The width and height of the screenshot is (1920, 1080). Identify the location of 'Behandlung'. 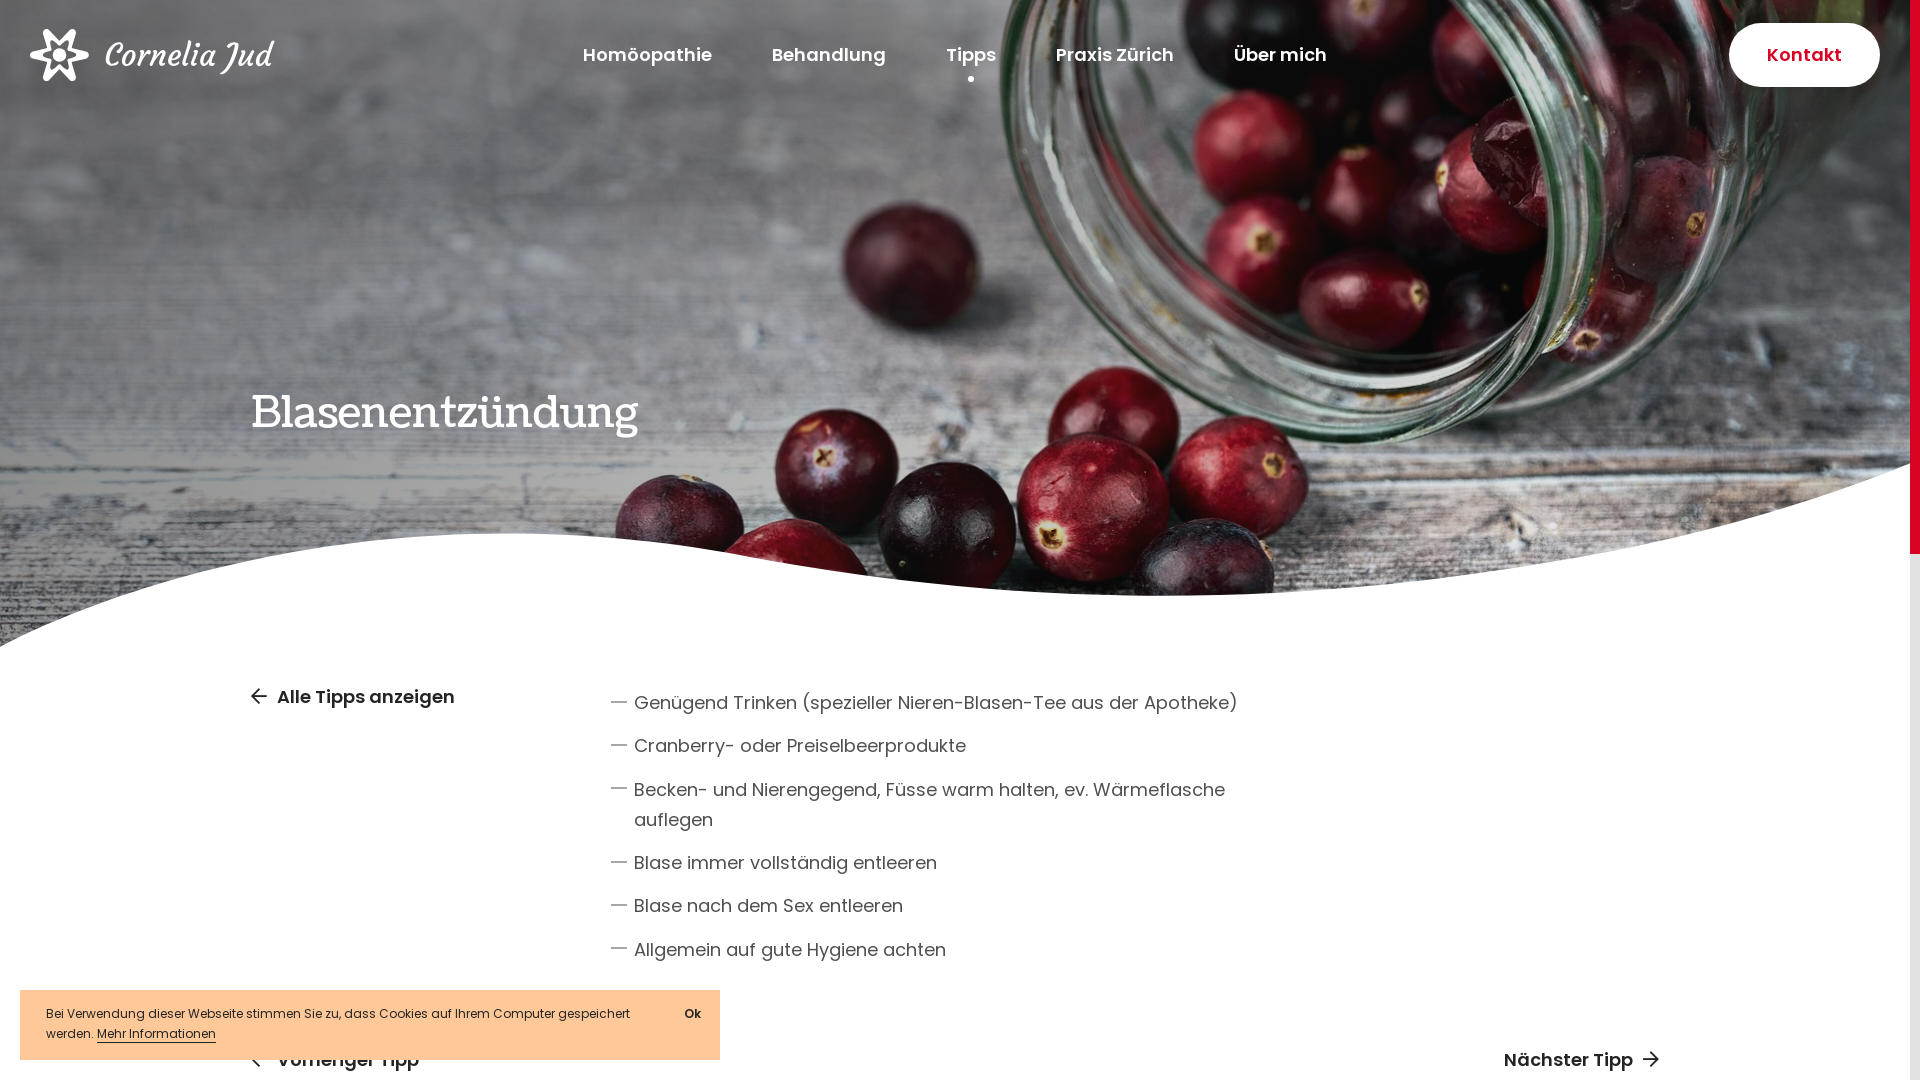
(829, 53).